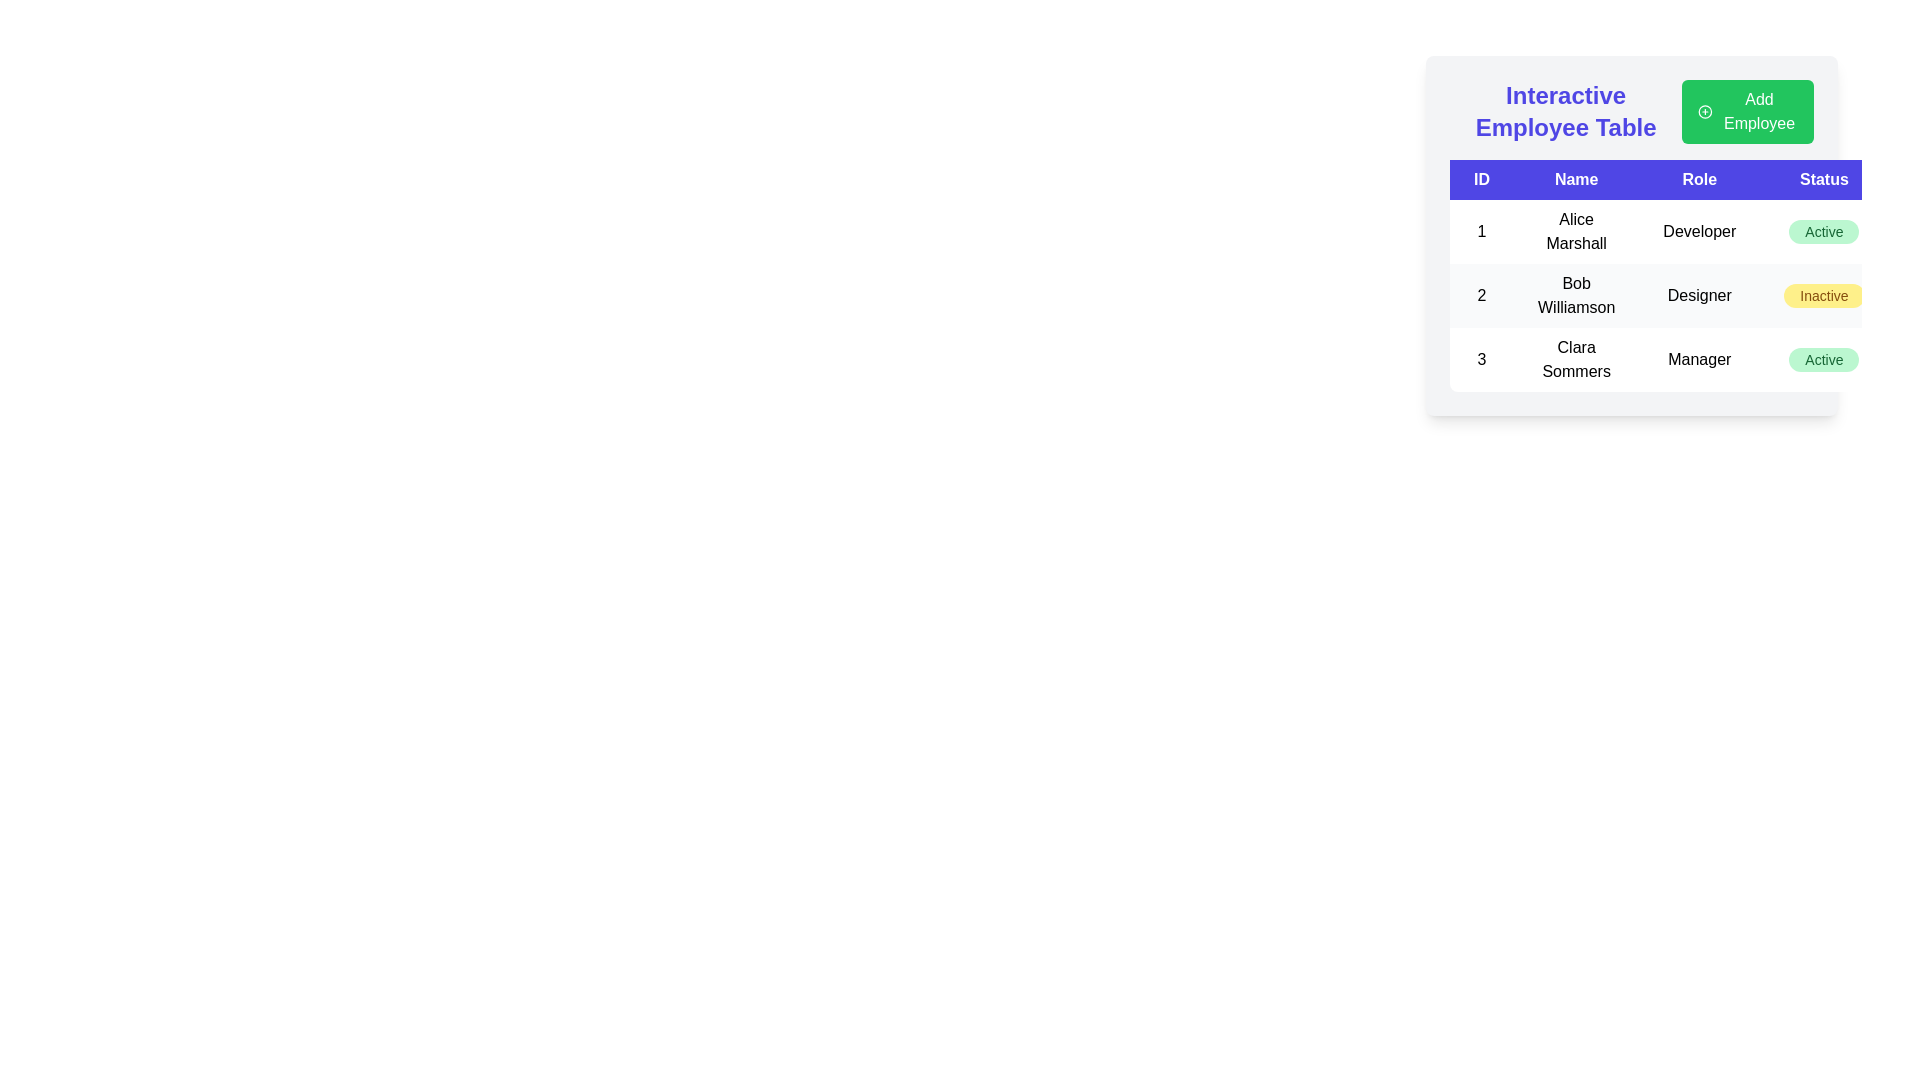 This screenshot has height=1080, width=1920. I want to click on the text field displaying the name 'Alice Marshall' in the second column of the first row of the table, so click(1575, 230).